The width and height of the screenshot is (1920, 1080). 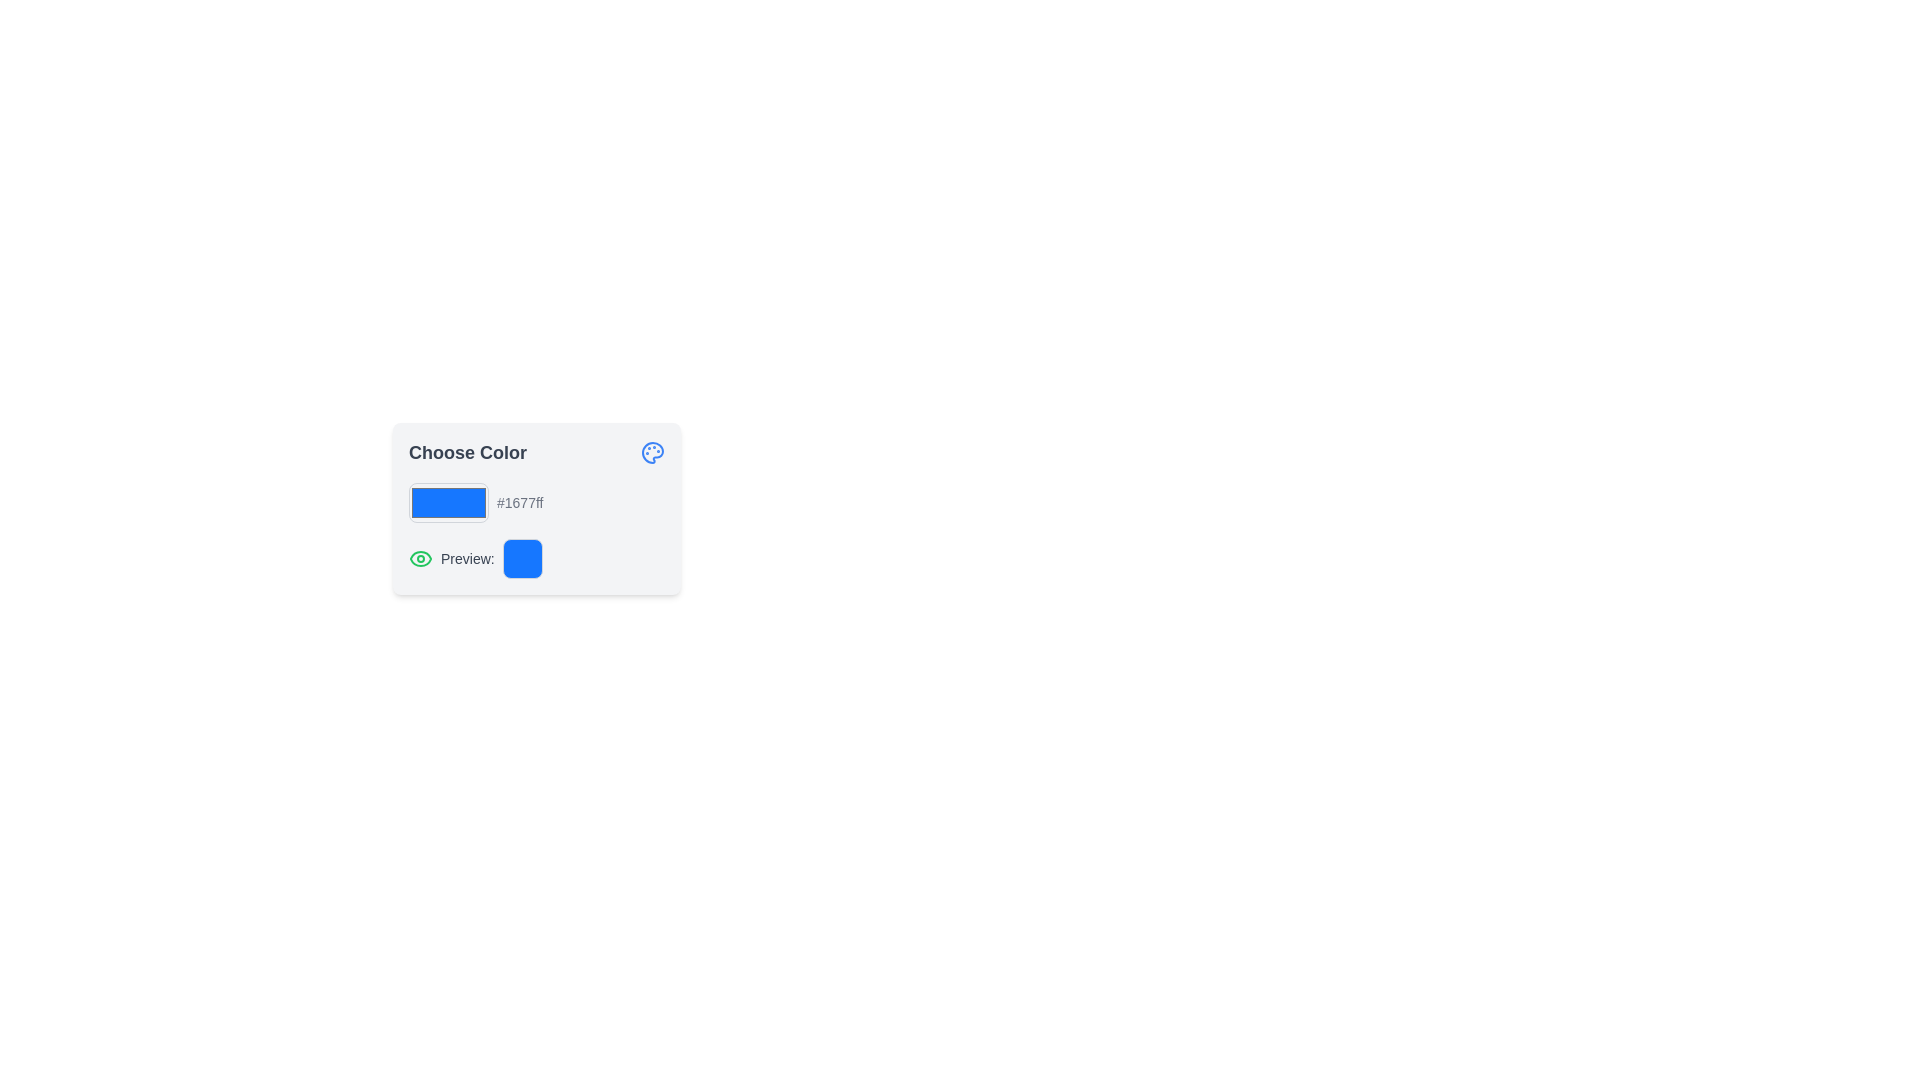 I want to click on the text label displaying the color code '#1677ff', so click(x=537, y=559).